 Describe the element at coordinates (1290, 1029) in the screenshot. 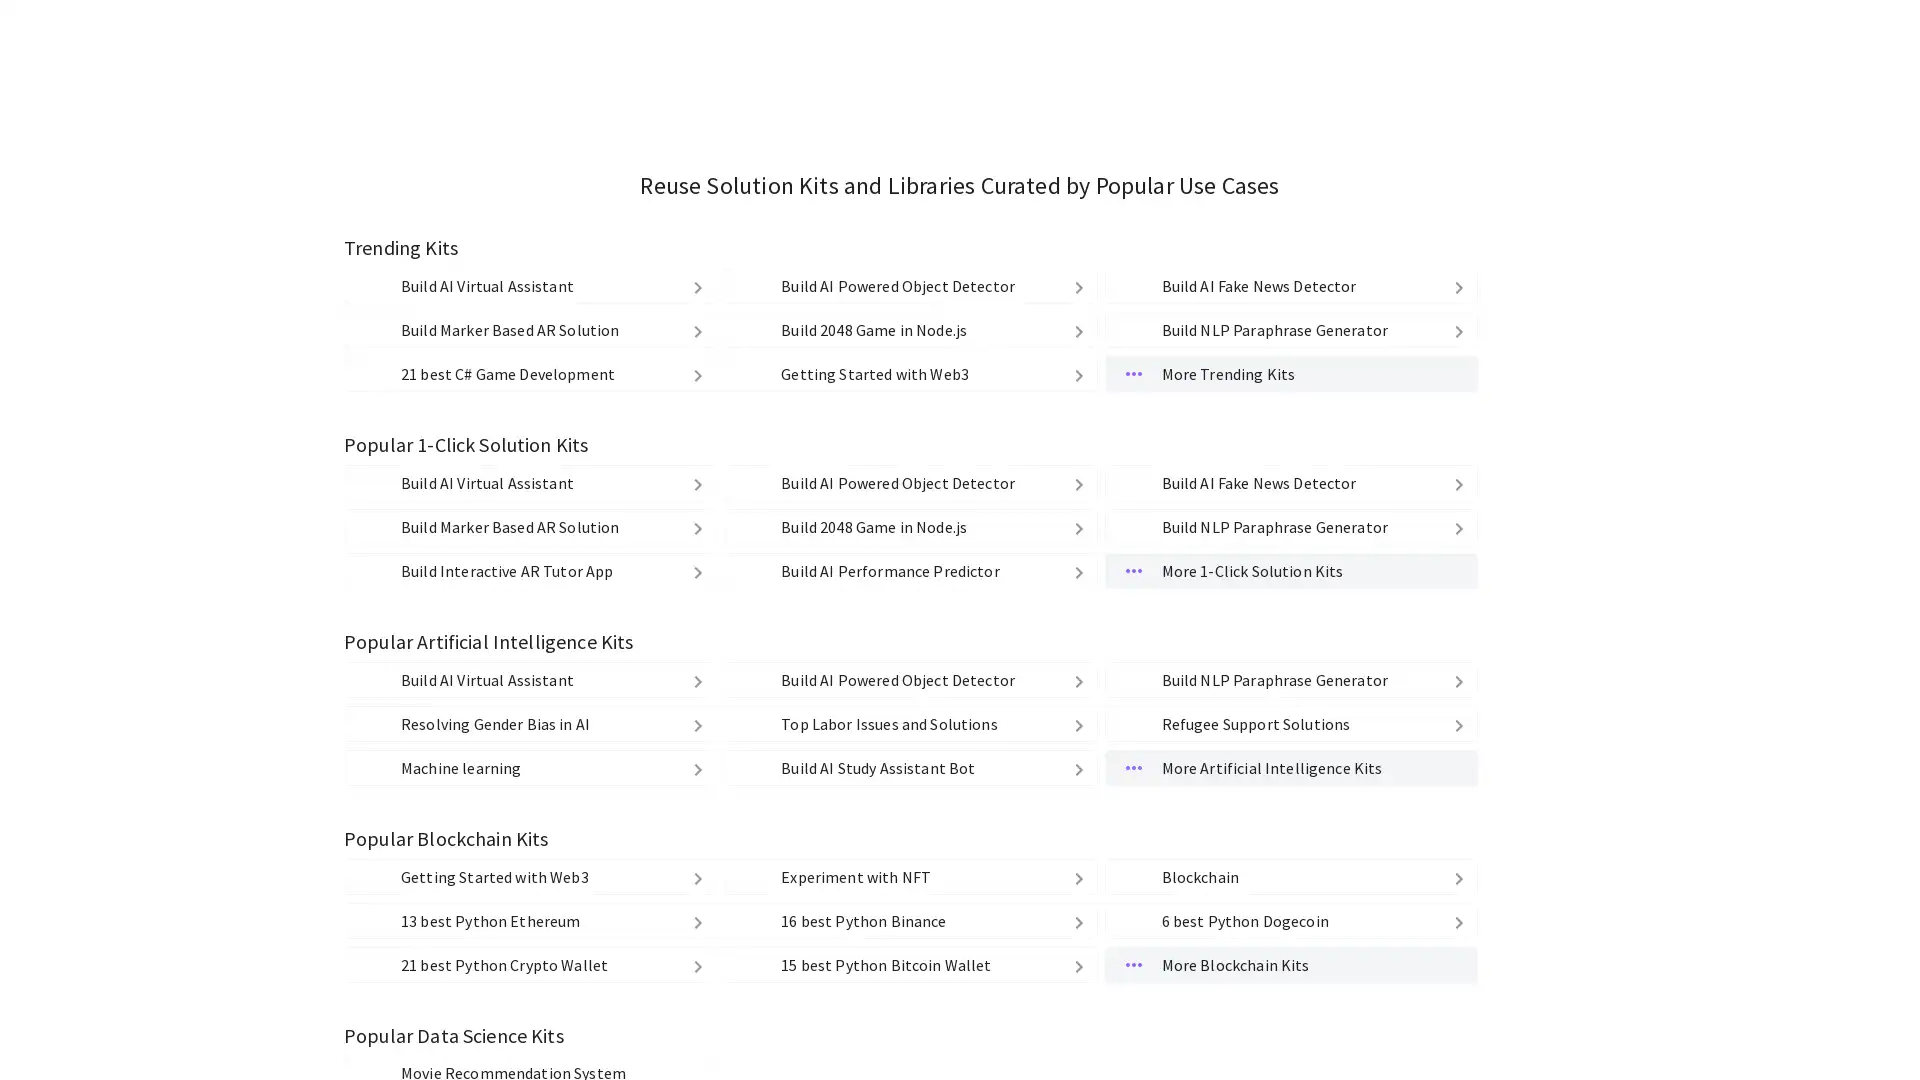

I see `paraphrase-generator1 Build NLP Paraphrase Generator` at that location.